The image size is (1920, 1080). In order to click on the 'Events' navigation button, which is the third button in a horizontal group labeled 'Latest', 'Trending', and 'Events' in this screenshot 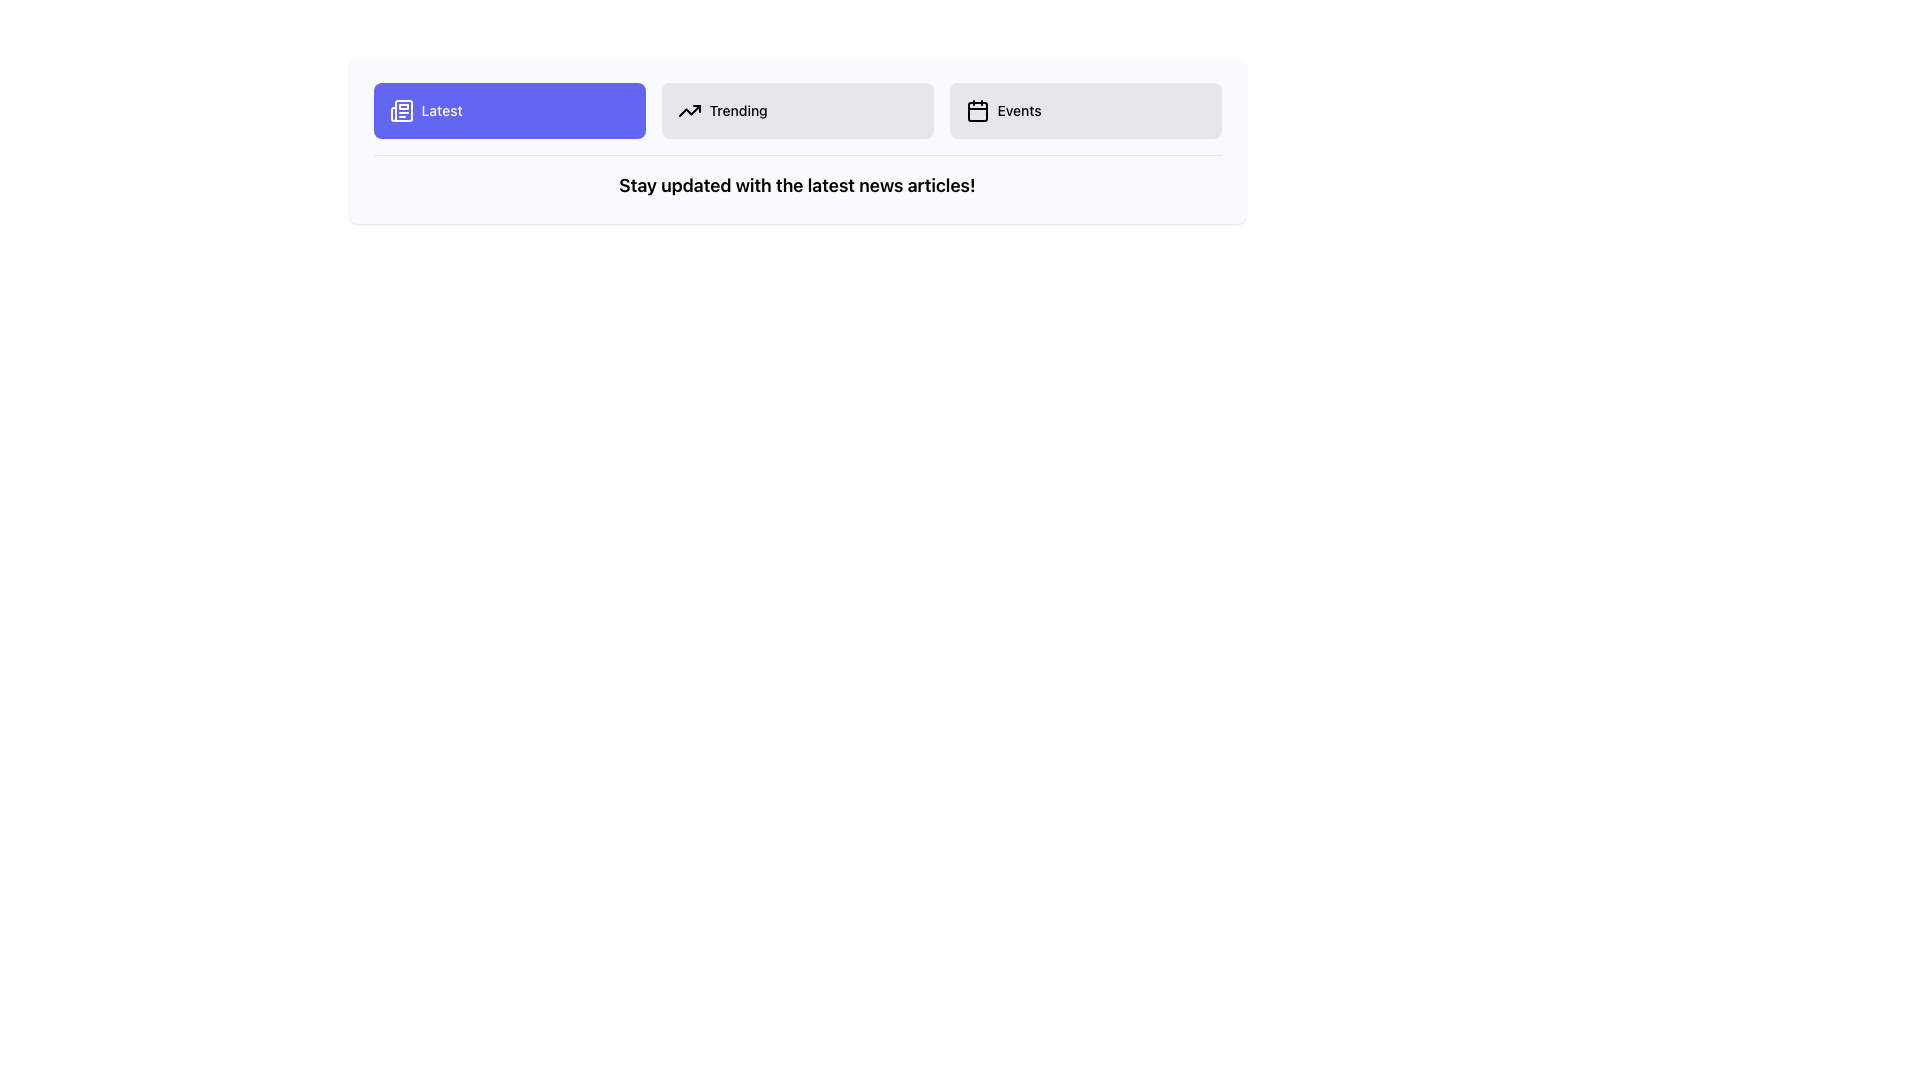, I will do `click(1084, 111)`.